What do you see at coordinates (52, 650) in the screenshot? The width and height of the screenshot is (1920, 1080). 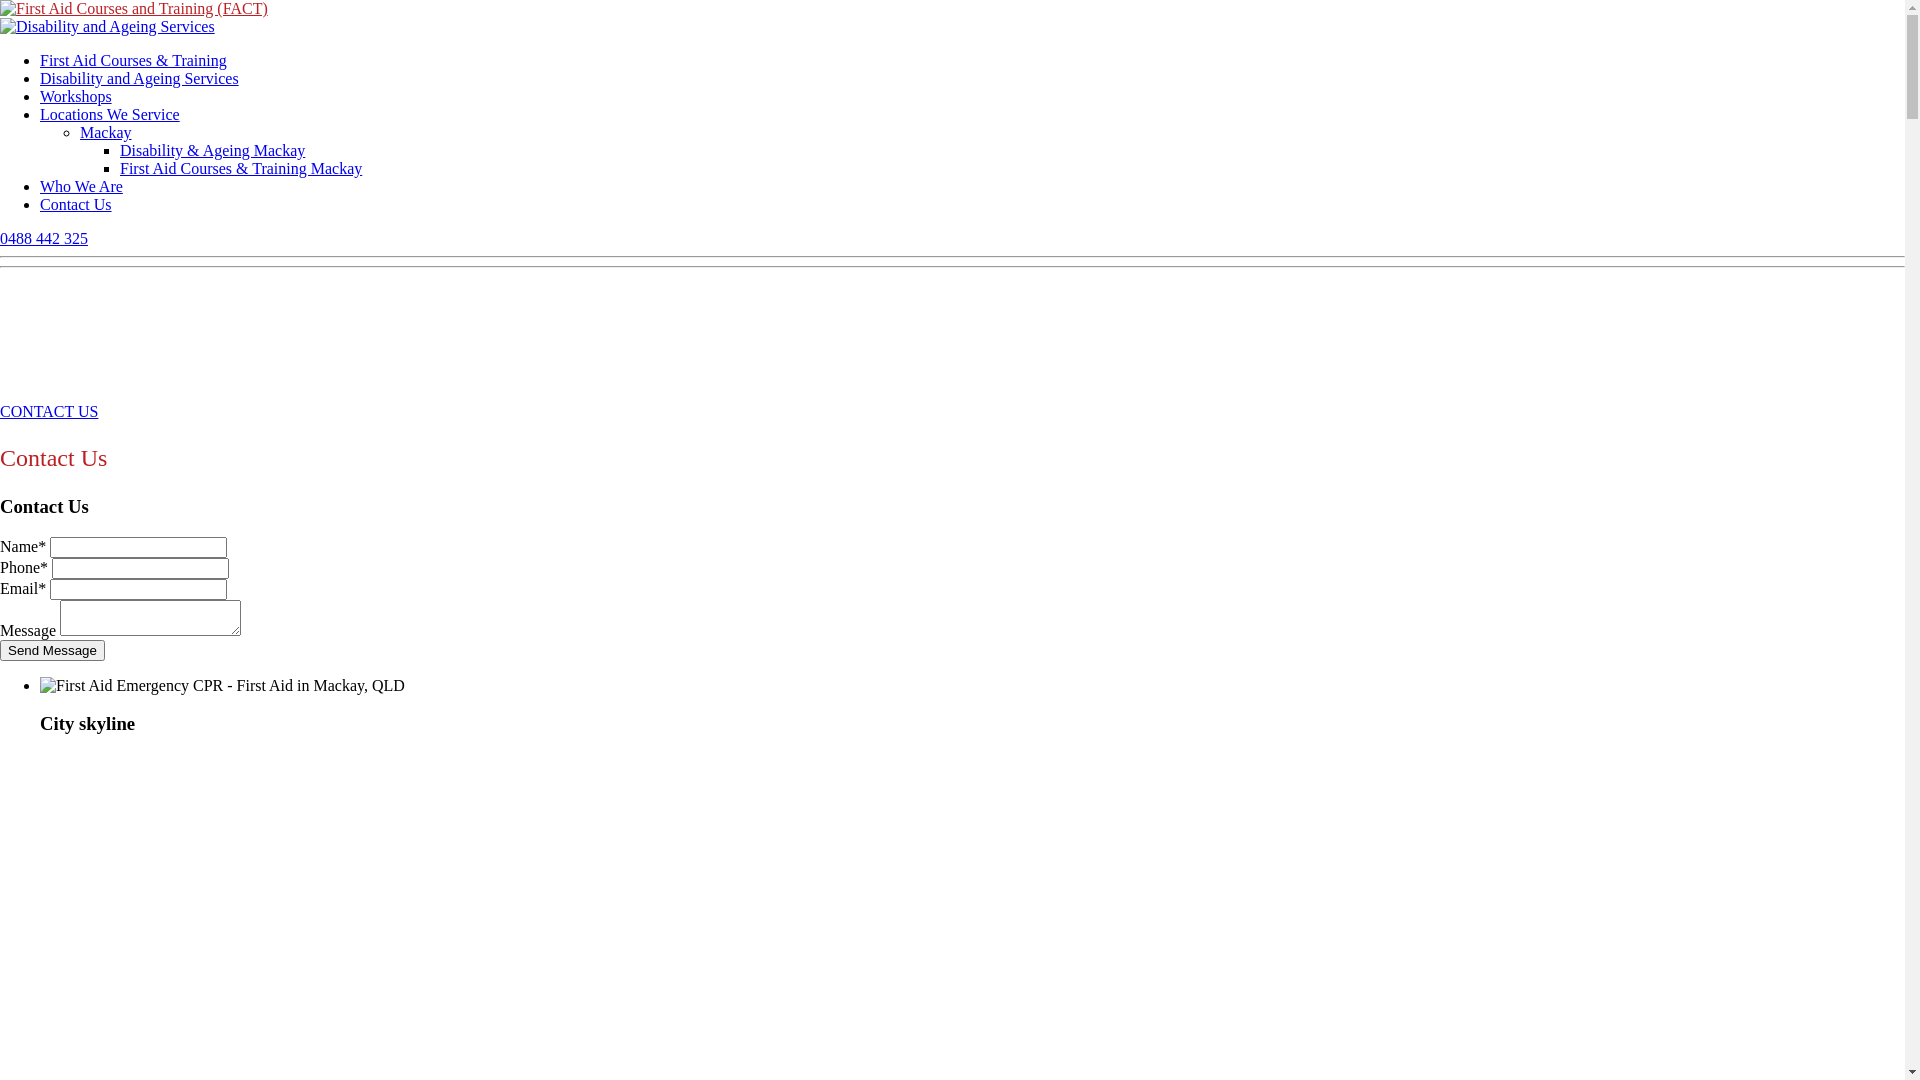 I see `'Send Message'` at bounding box center [52, 650].